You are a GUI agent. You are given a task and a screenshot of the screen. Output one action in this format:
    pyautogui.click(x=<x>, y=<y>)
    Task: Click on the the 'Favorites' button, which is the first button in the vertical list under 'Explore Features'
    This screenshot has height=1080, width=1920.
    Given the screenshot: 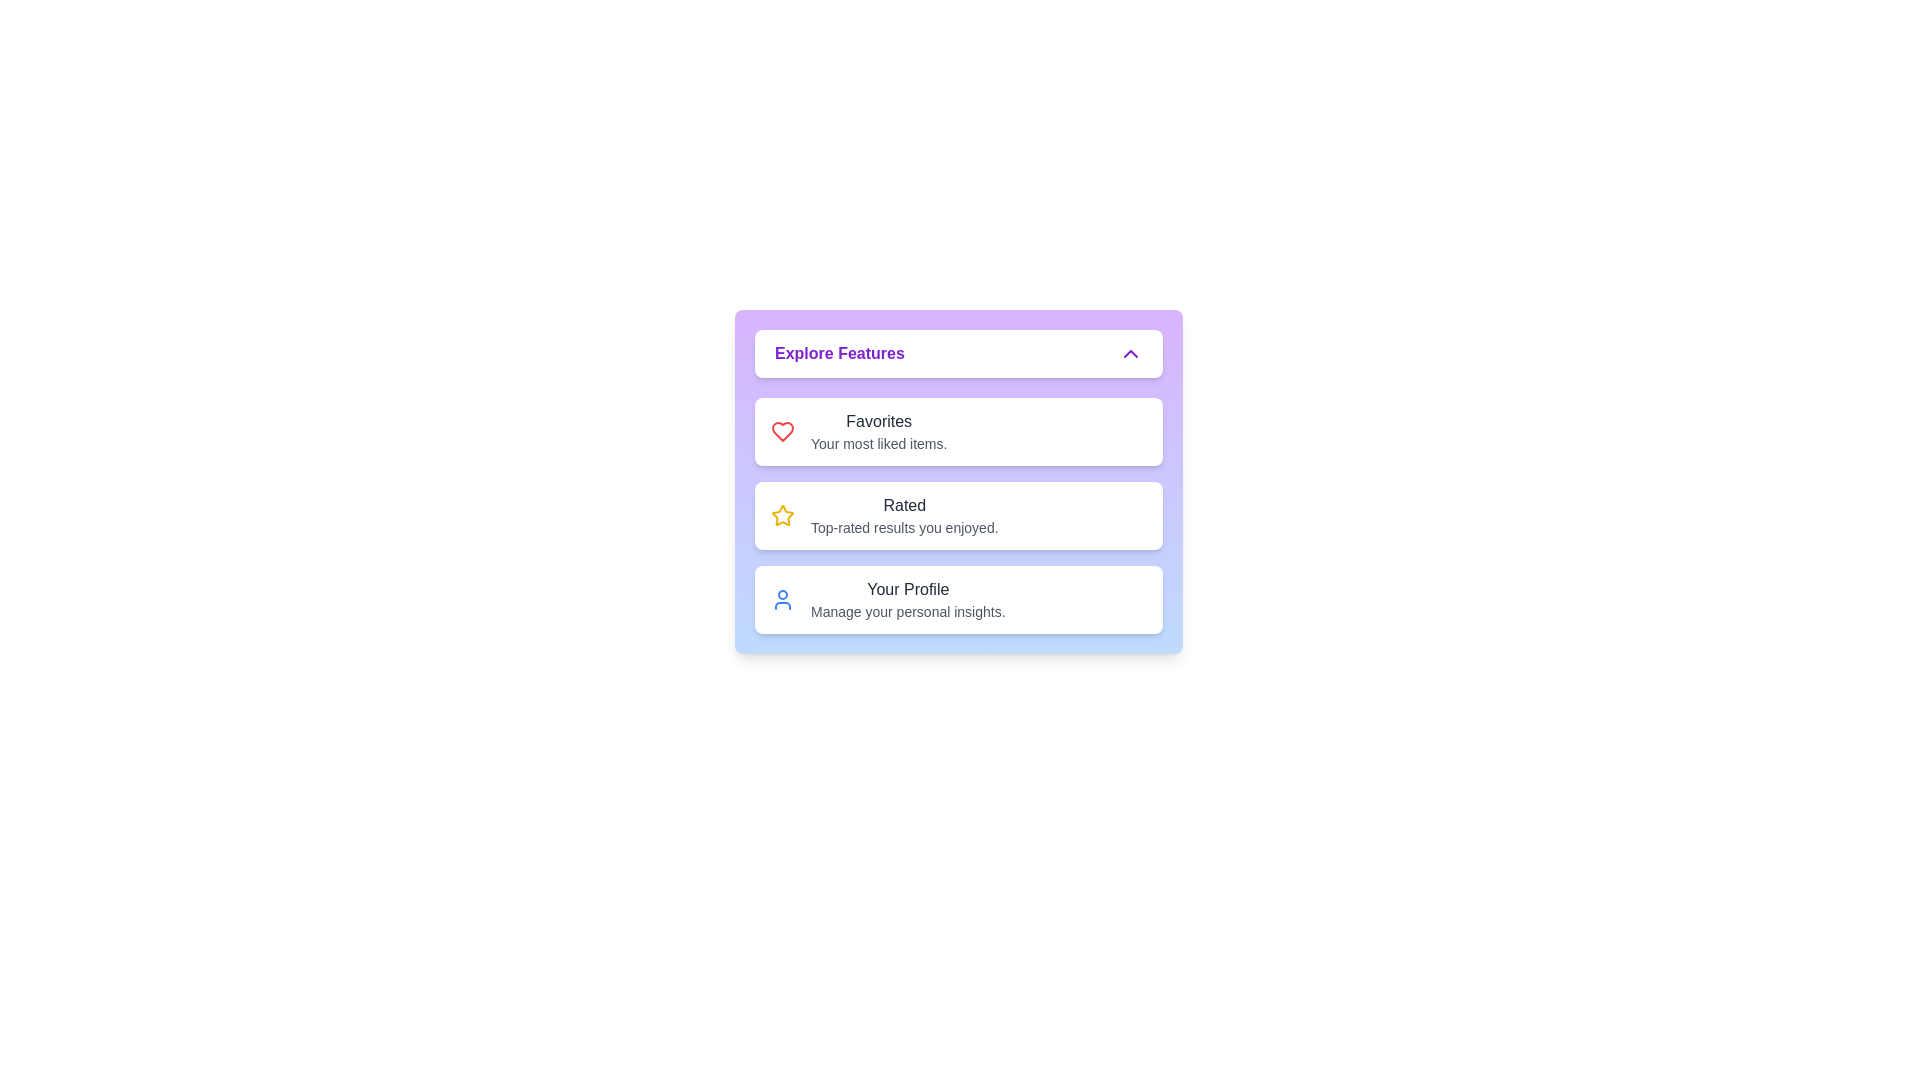 What is the action you would take?
    pyautogui.click(x=958, y=431)
    